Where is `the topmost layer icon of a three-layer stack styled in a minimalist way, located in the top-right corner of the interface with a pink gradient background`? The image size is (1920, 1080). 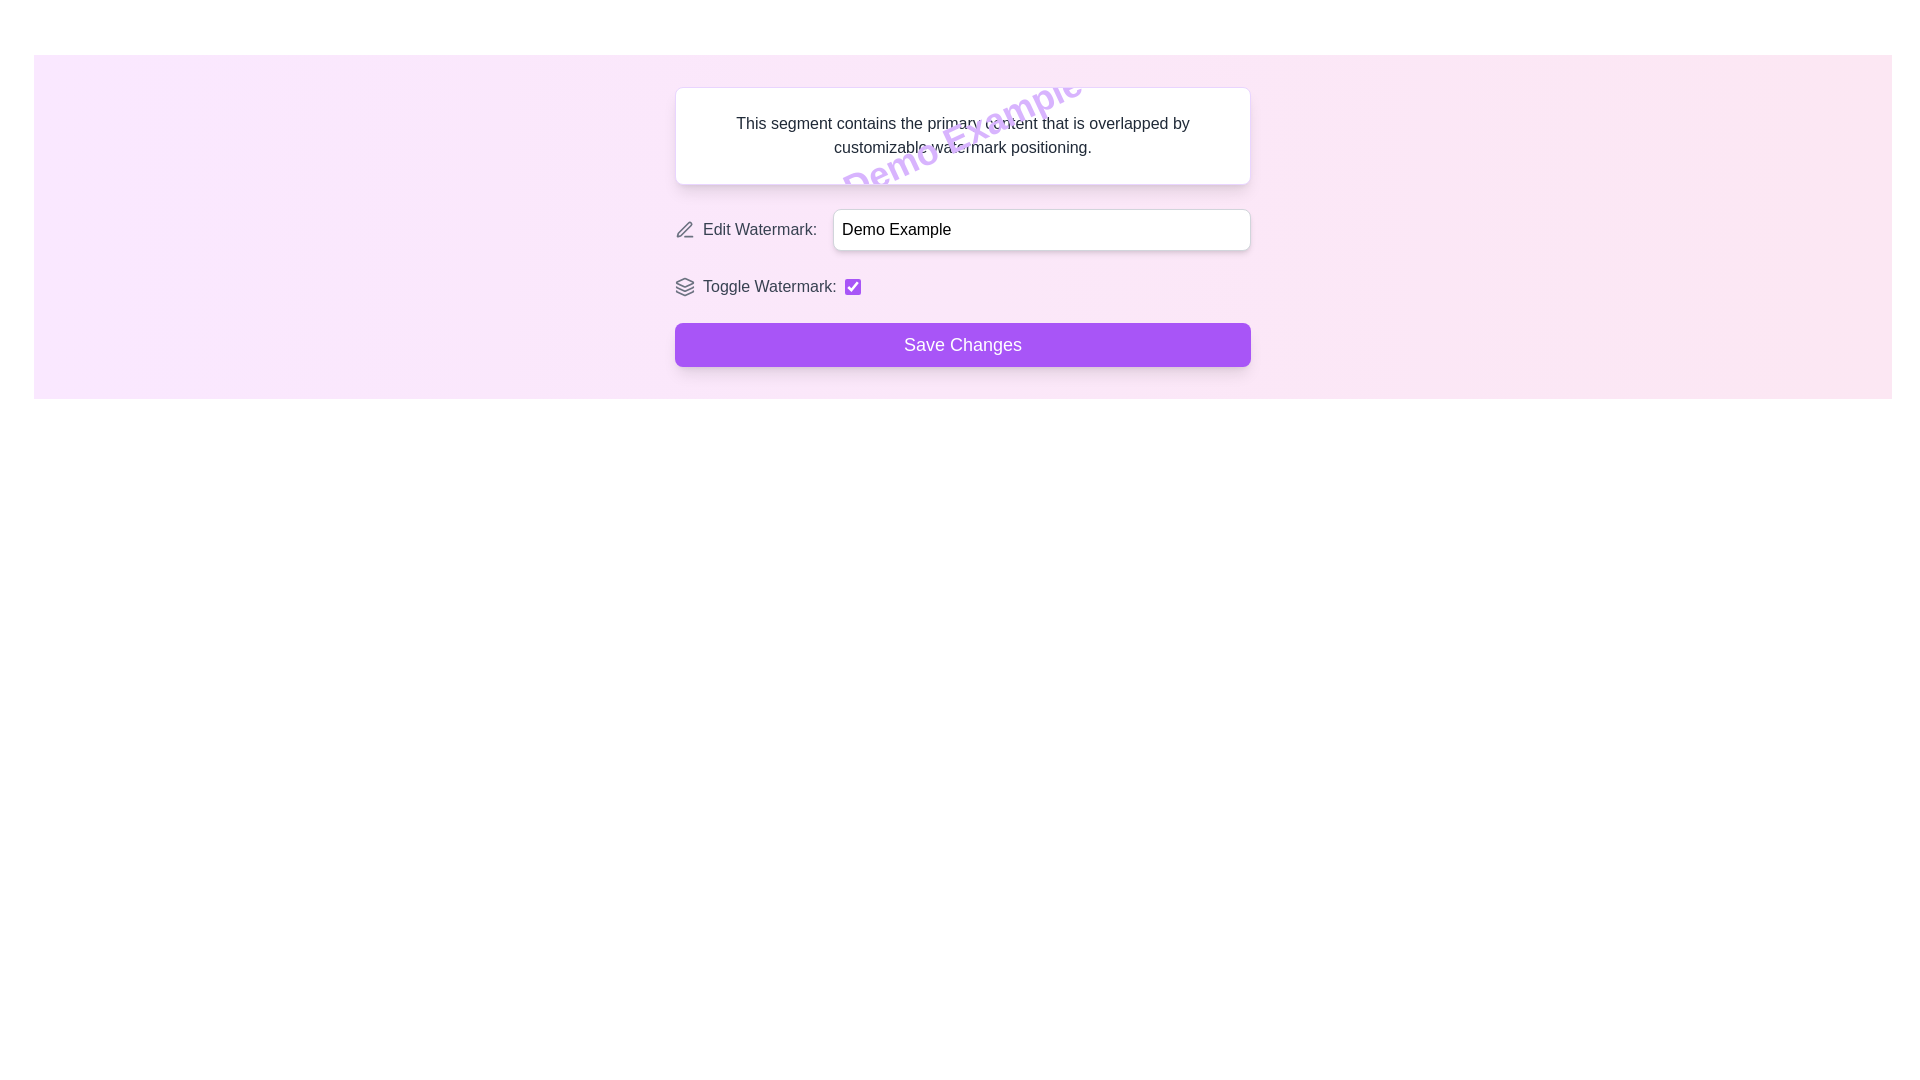 the topmost layer icon of a three-layer stack styled in a minimalist way, located in the top-right corner of the interface with a pink gradient background is located at coordinates (685, 282).